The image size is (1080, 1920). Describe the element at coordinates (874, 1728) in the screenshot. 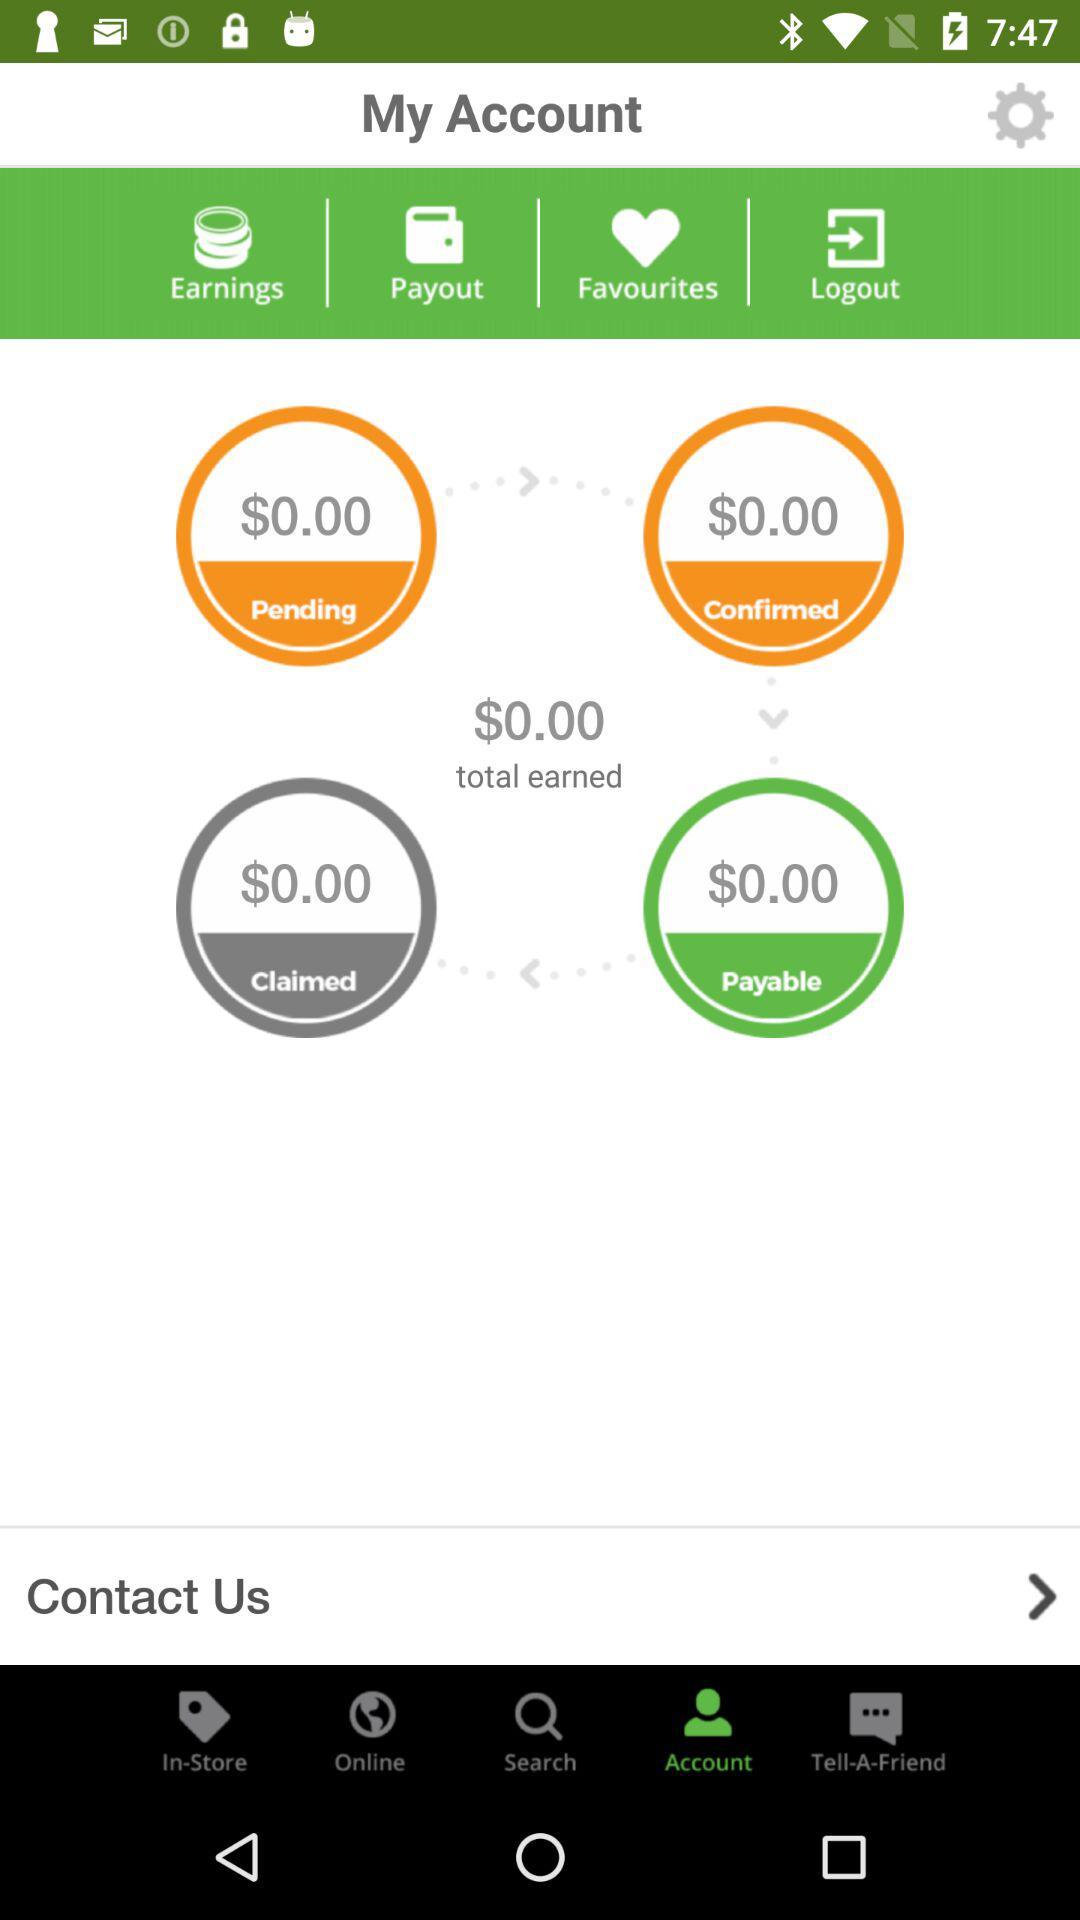

I see `tell a friend` at that location.